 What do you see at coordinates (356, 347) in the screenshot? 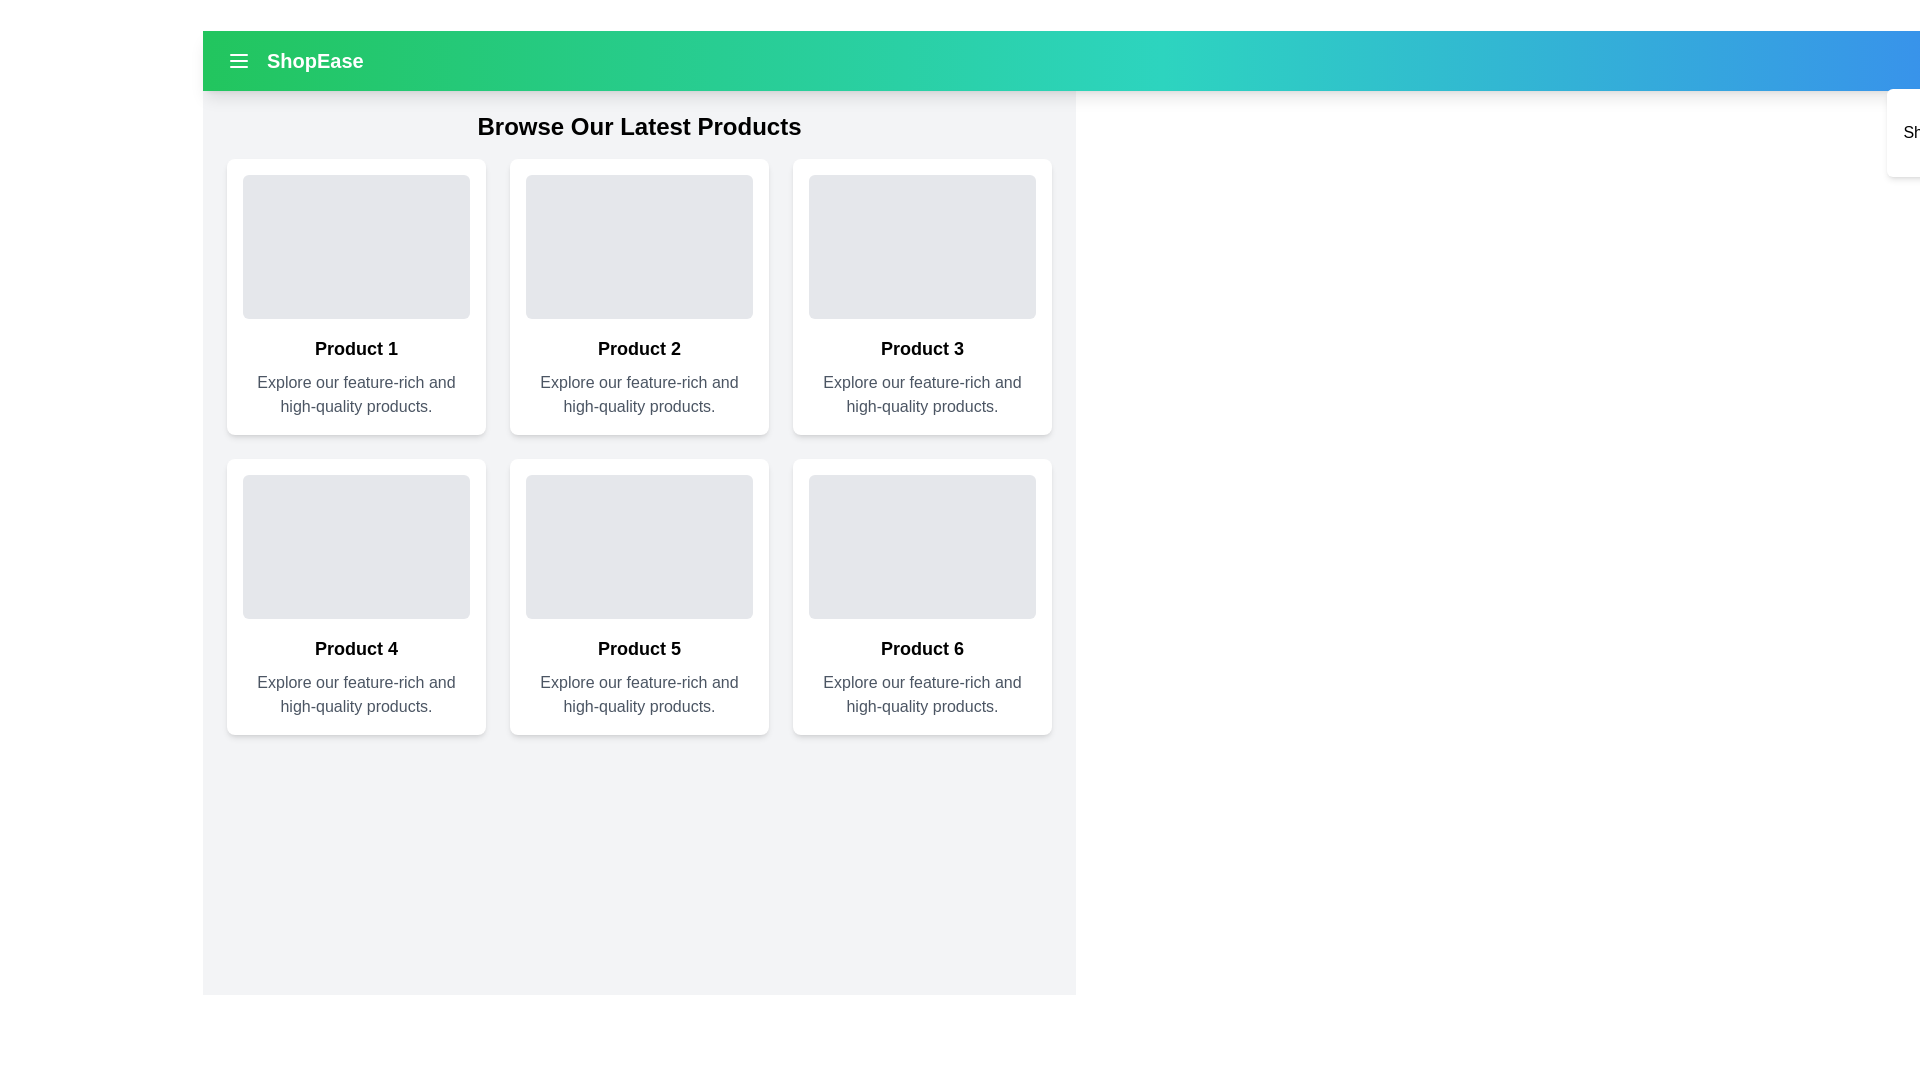
I see `the text label that serves as the title for the product card indicating 'Product 1', located in the first row and first column of the grid layout` at bounding box center [356, 347].